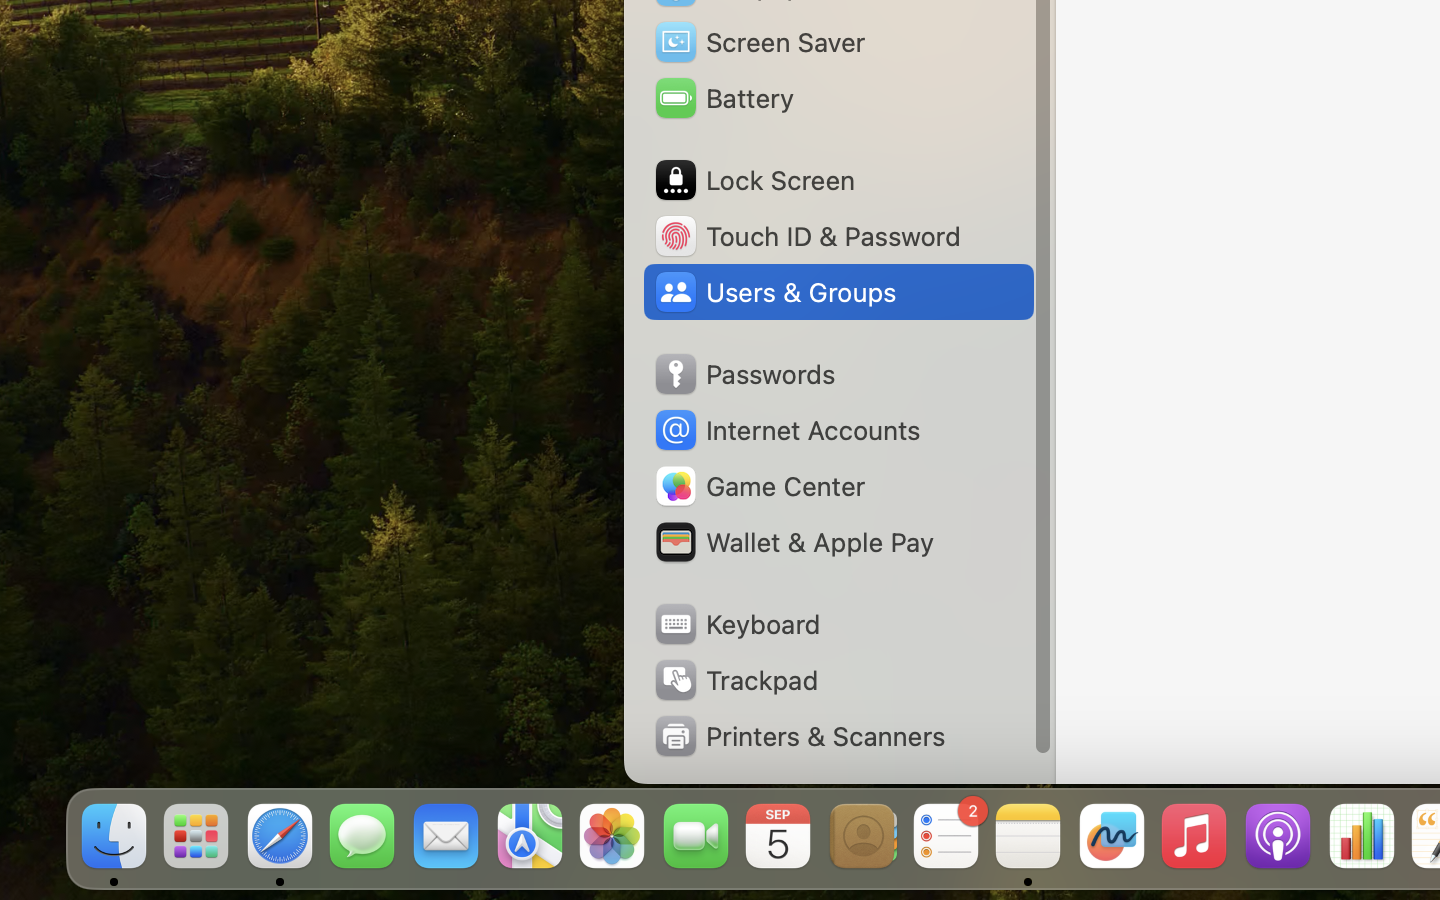 The height and width of the screenshot is (900, 1440). I want to click on 'Lock Screen', so click(752, 180).